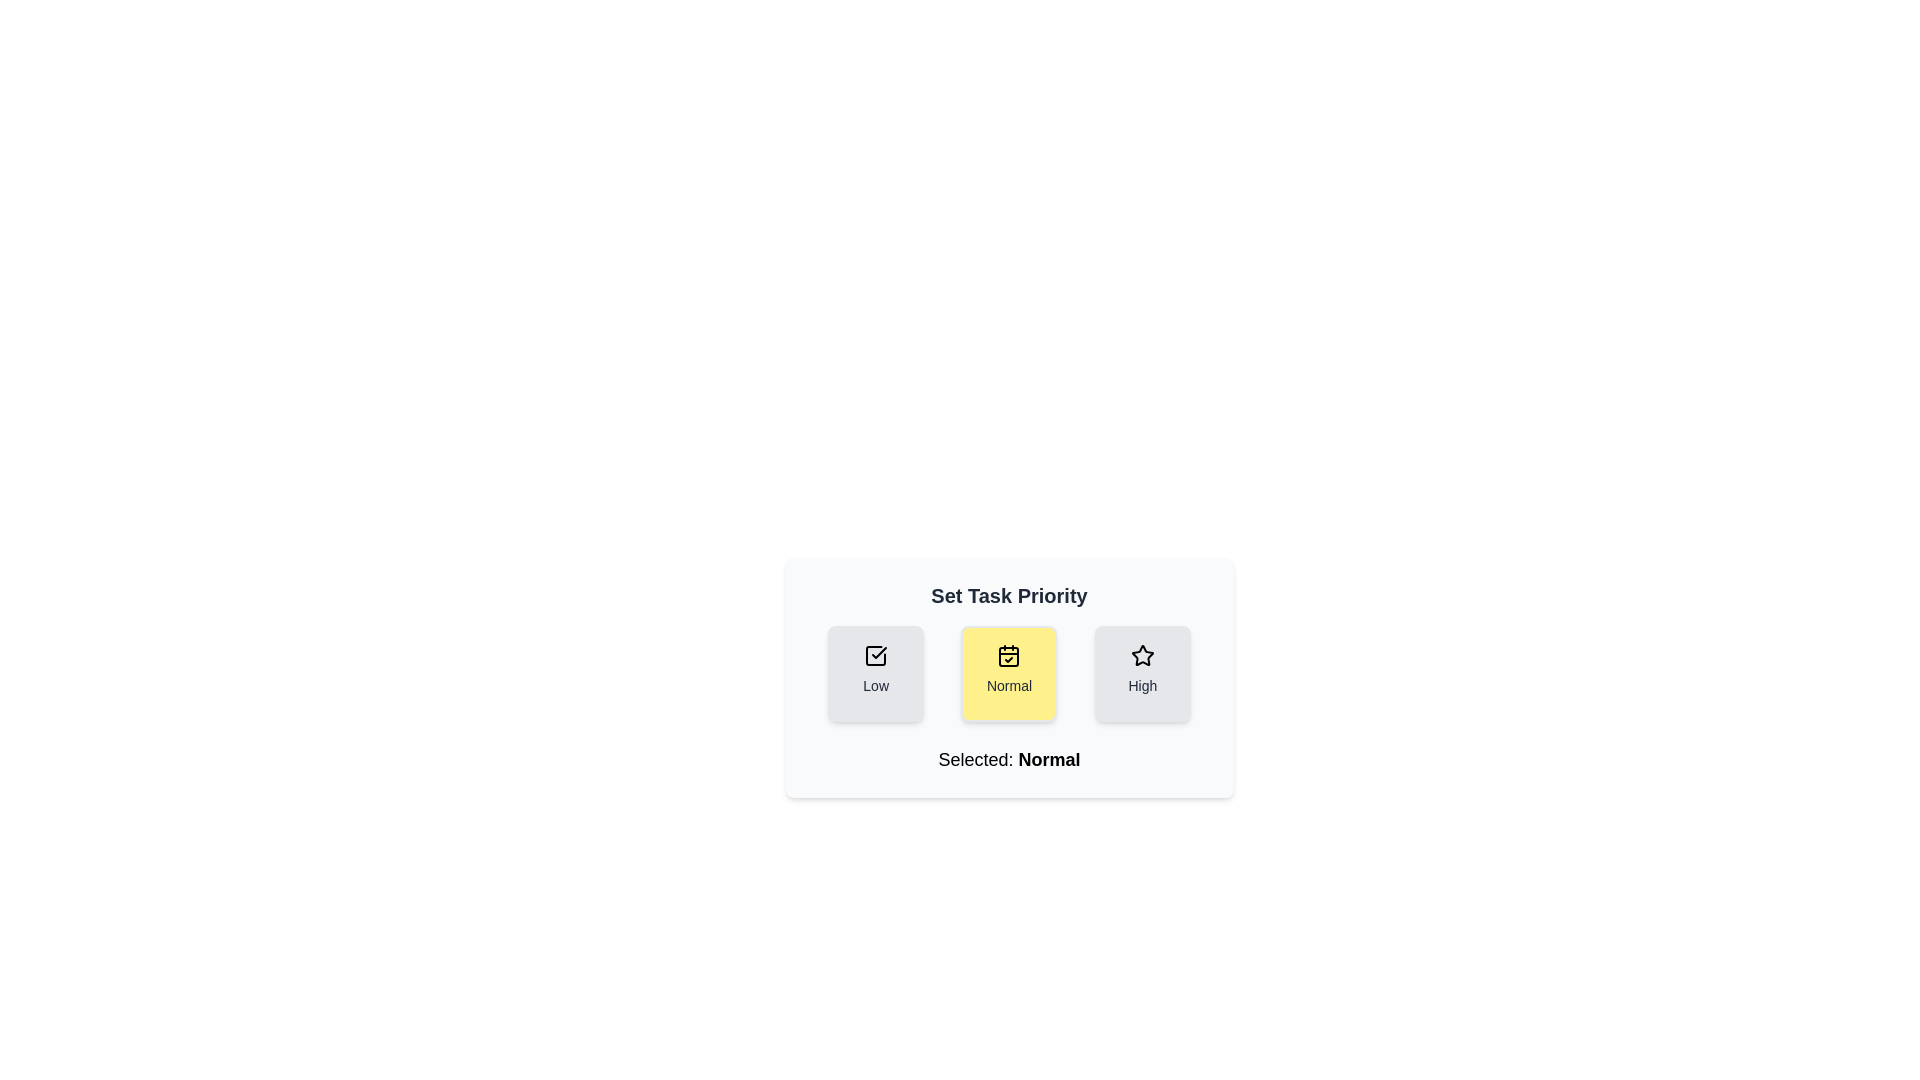 The image size is (1920, 1080). What do you see at coordinates (1142, 674) in the screenshot?
I see `the priority button to set the task priority to High` at bounding box center [1142, 674].